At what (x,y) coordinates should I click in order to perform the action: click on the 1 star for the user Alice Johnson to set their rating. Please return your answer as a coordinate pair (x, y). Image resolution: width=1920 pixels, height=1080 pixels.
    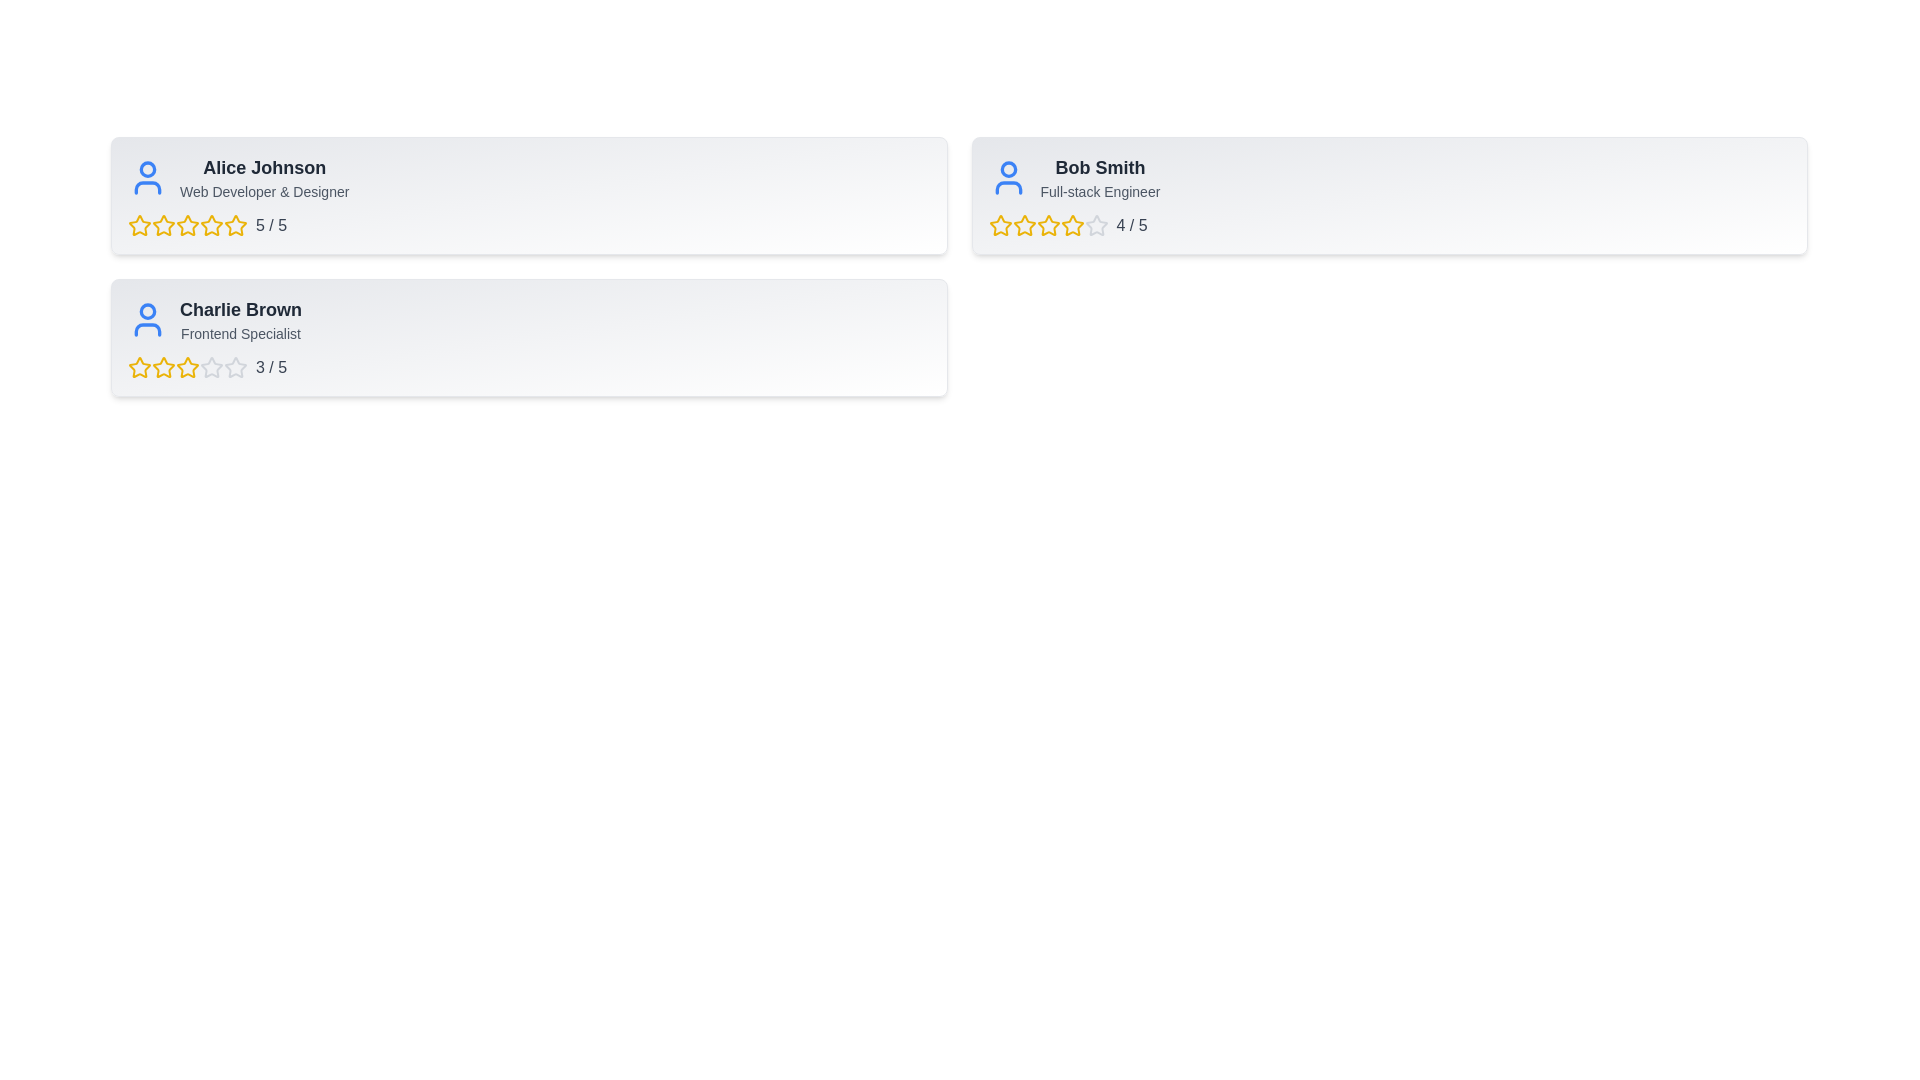
    Looking at the image, I should click on (138, 225).